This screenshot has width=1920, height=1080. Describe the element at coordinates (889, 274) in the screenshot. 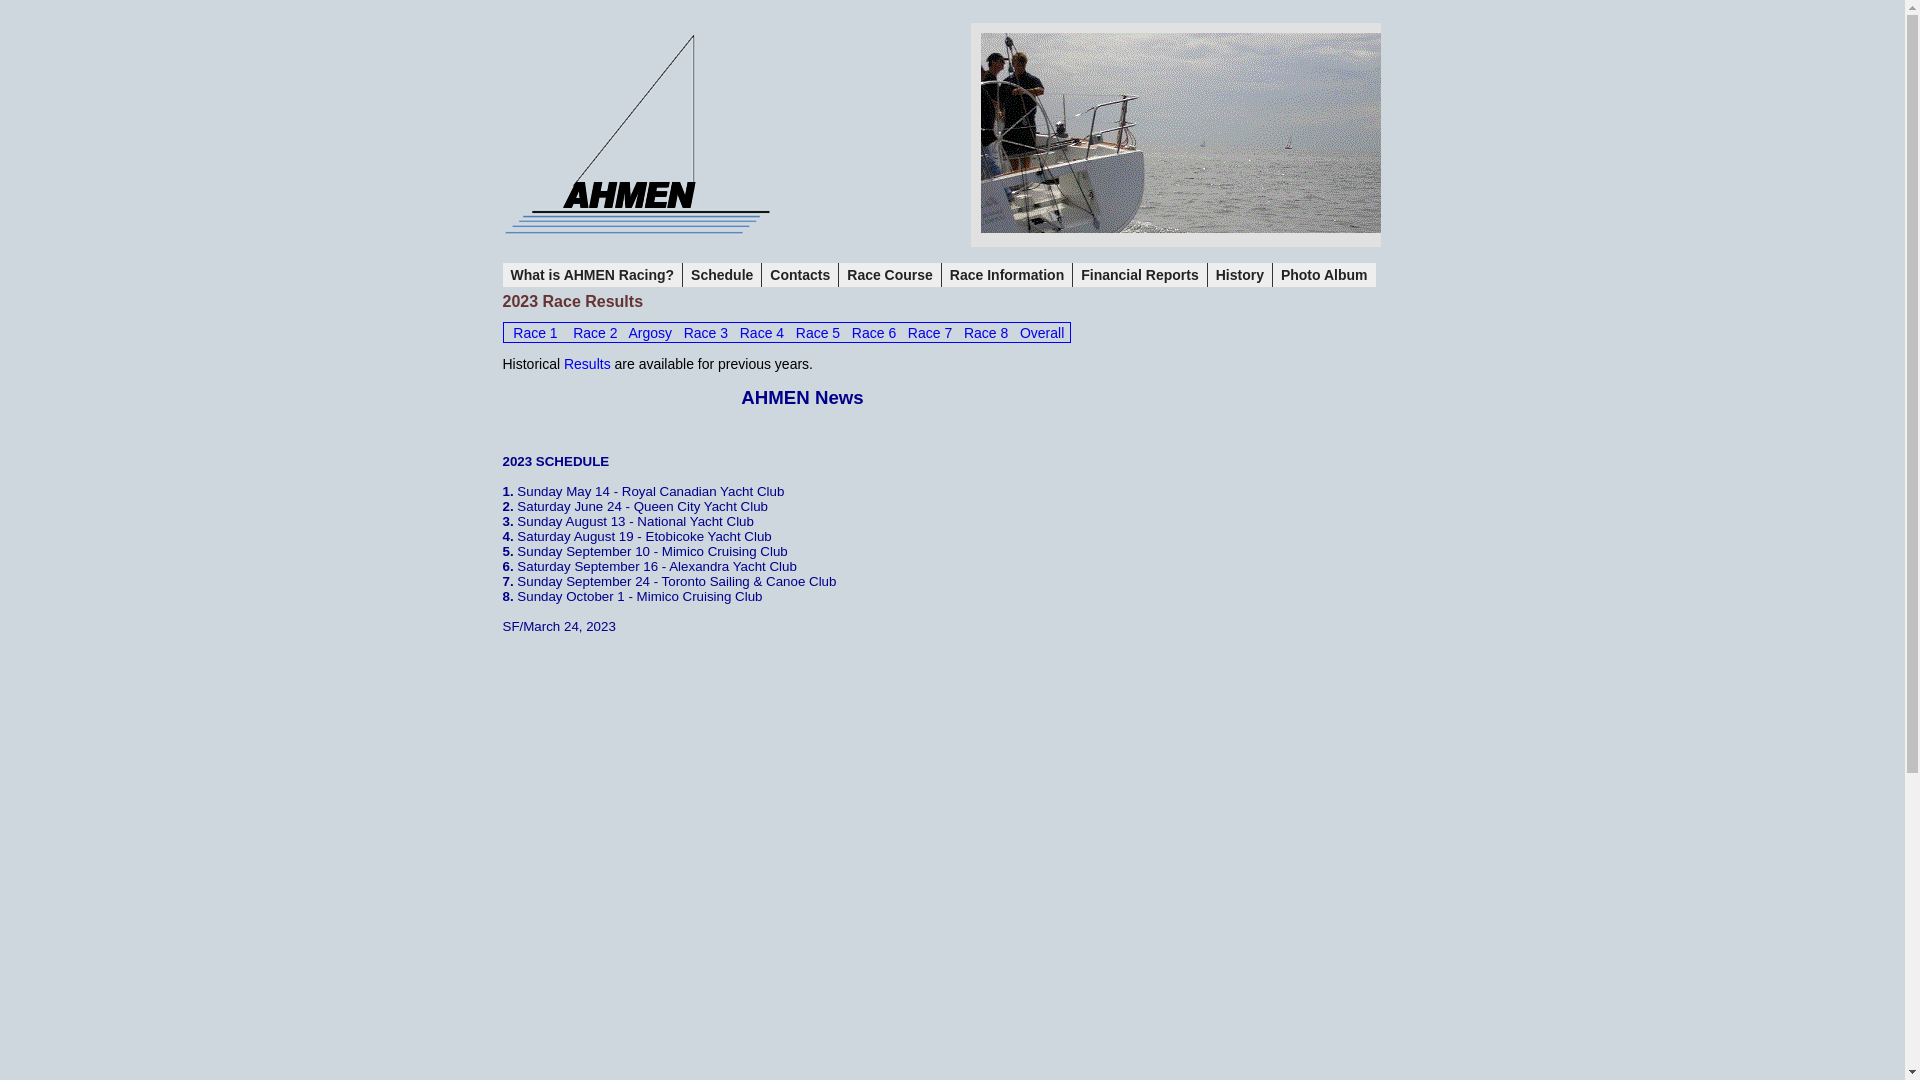

I see `'Race Course'` at that location.